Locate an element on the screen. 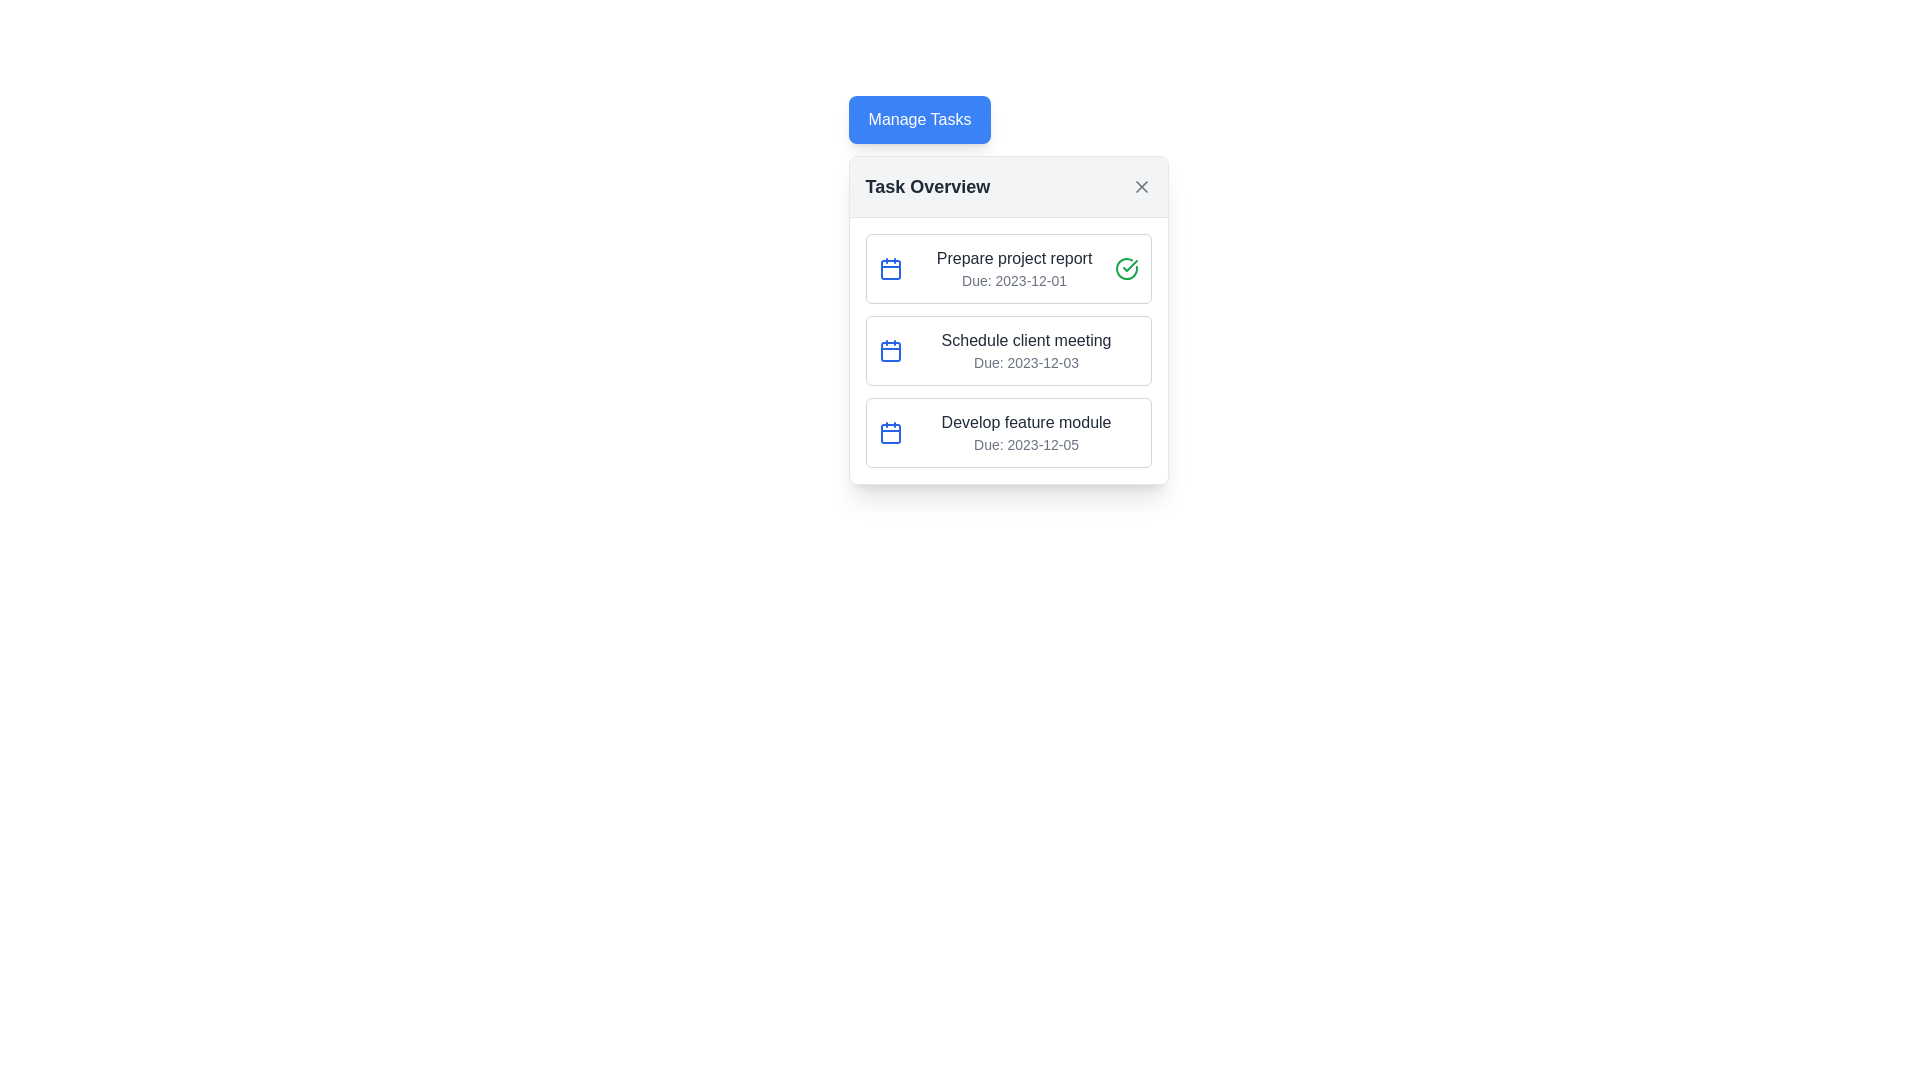 Image resolution: width=1920 pixels, height=1080 pixels. due date value from the text label displaying 'Due: 2023-12-03', which is located below the title 'Schedule client meeting' in the second task entry of the 'Task Overview' card is located at coordinates (1026, 362).